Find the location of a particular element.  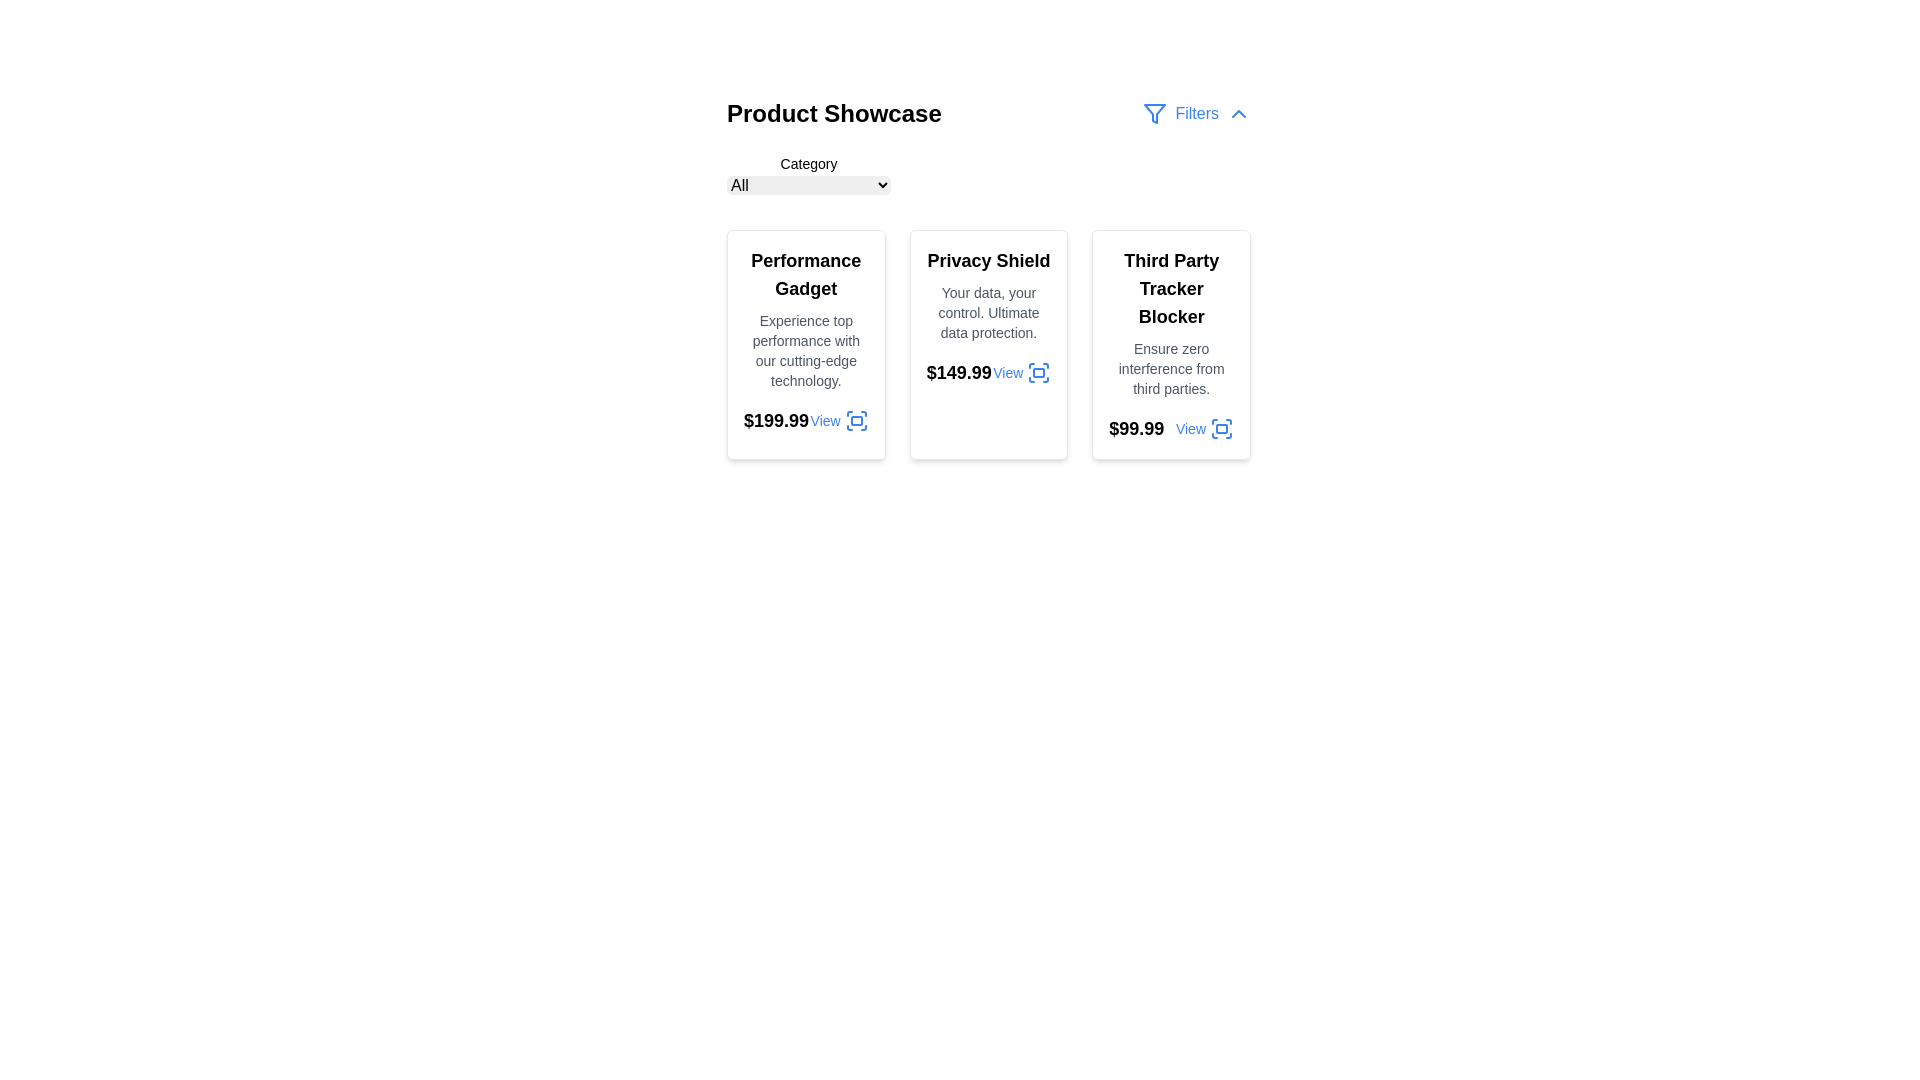

the text label that provides contextual information for the dropdown menu labeled 'All', located at the top-center of the interface, beneath 'Product Showcase' is located at coordinates (809, 163).